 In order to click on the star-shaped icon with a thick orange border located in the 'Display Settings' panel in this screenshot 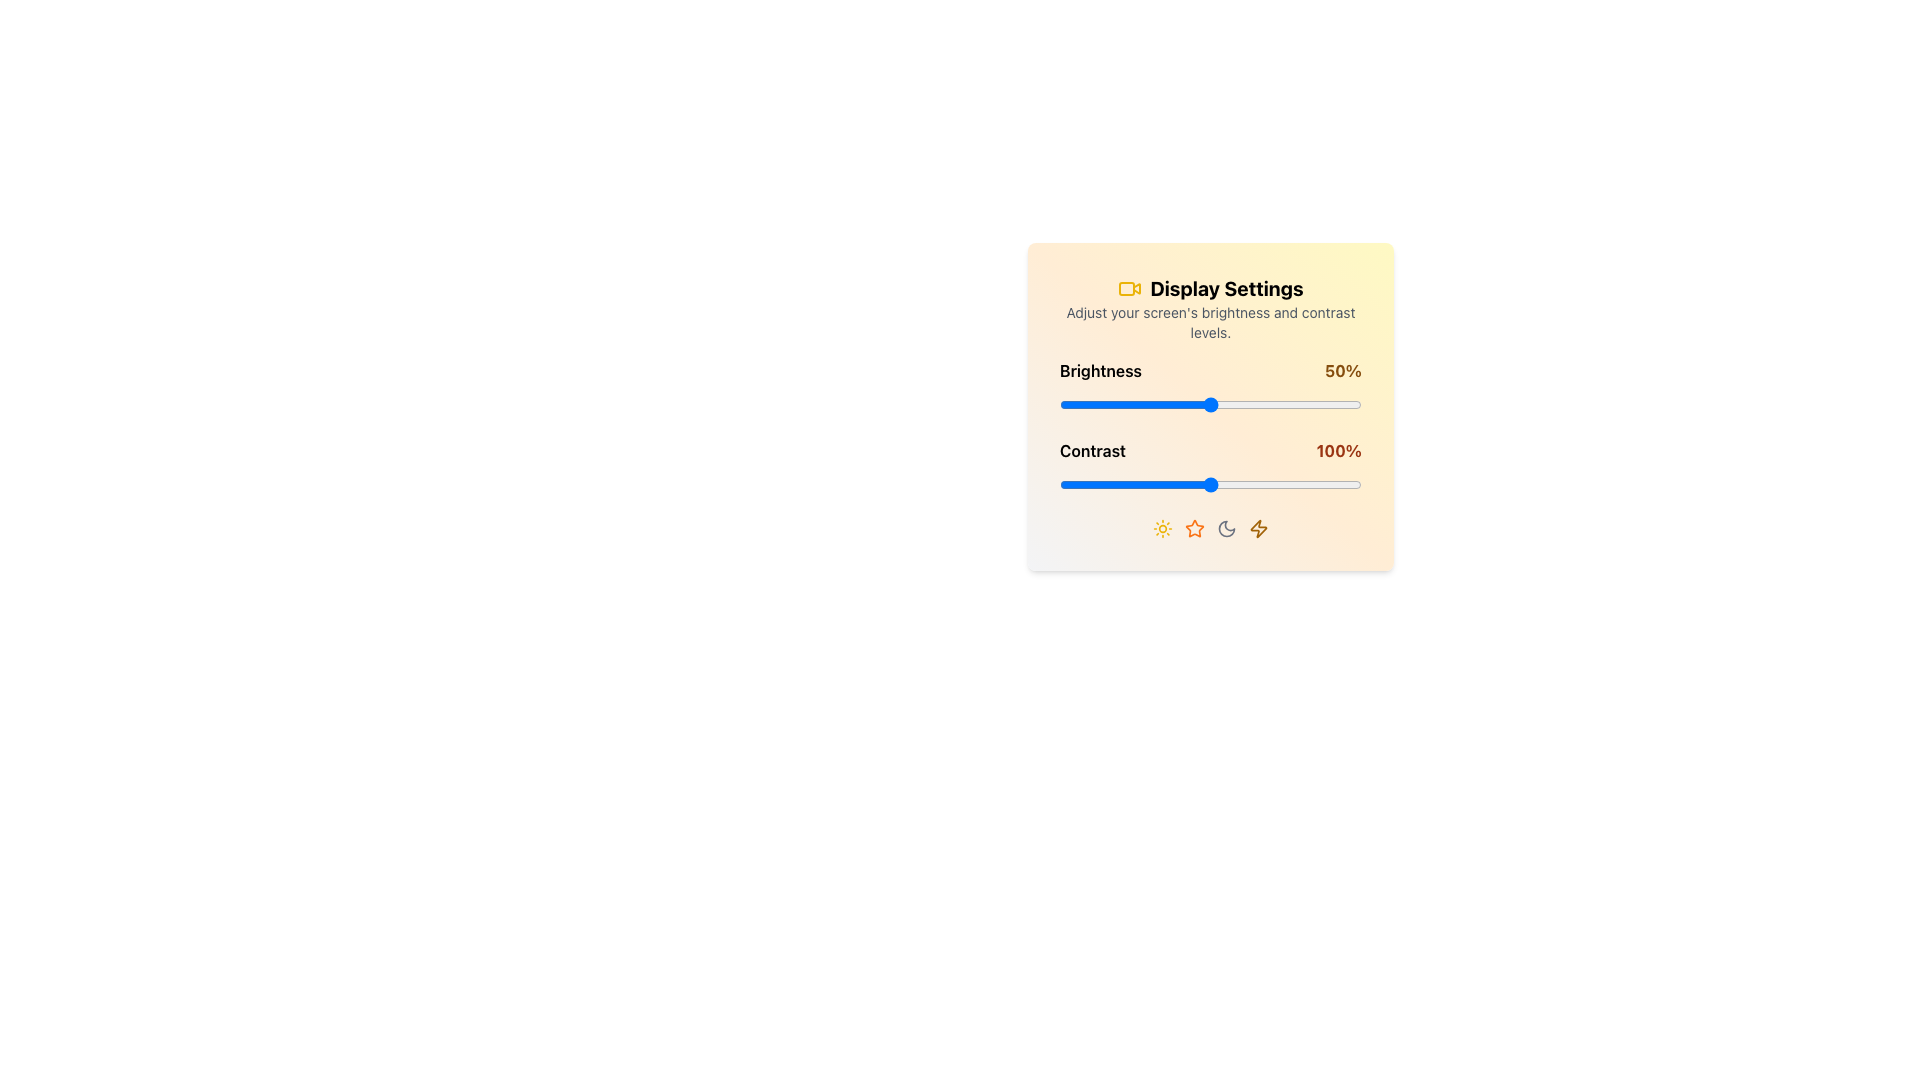, I will do `click(1195, 527)`.